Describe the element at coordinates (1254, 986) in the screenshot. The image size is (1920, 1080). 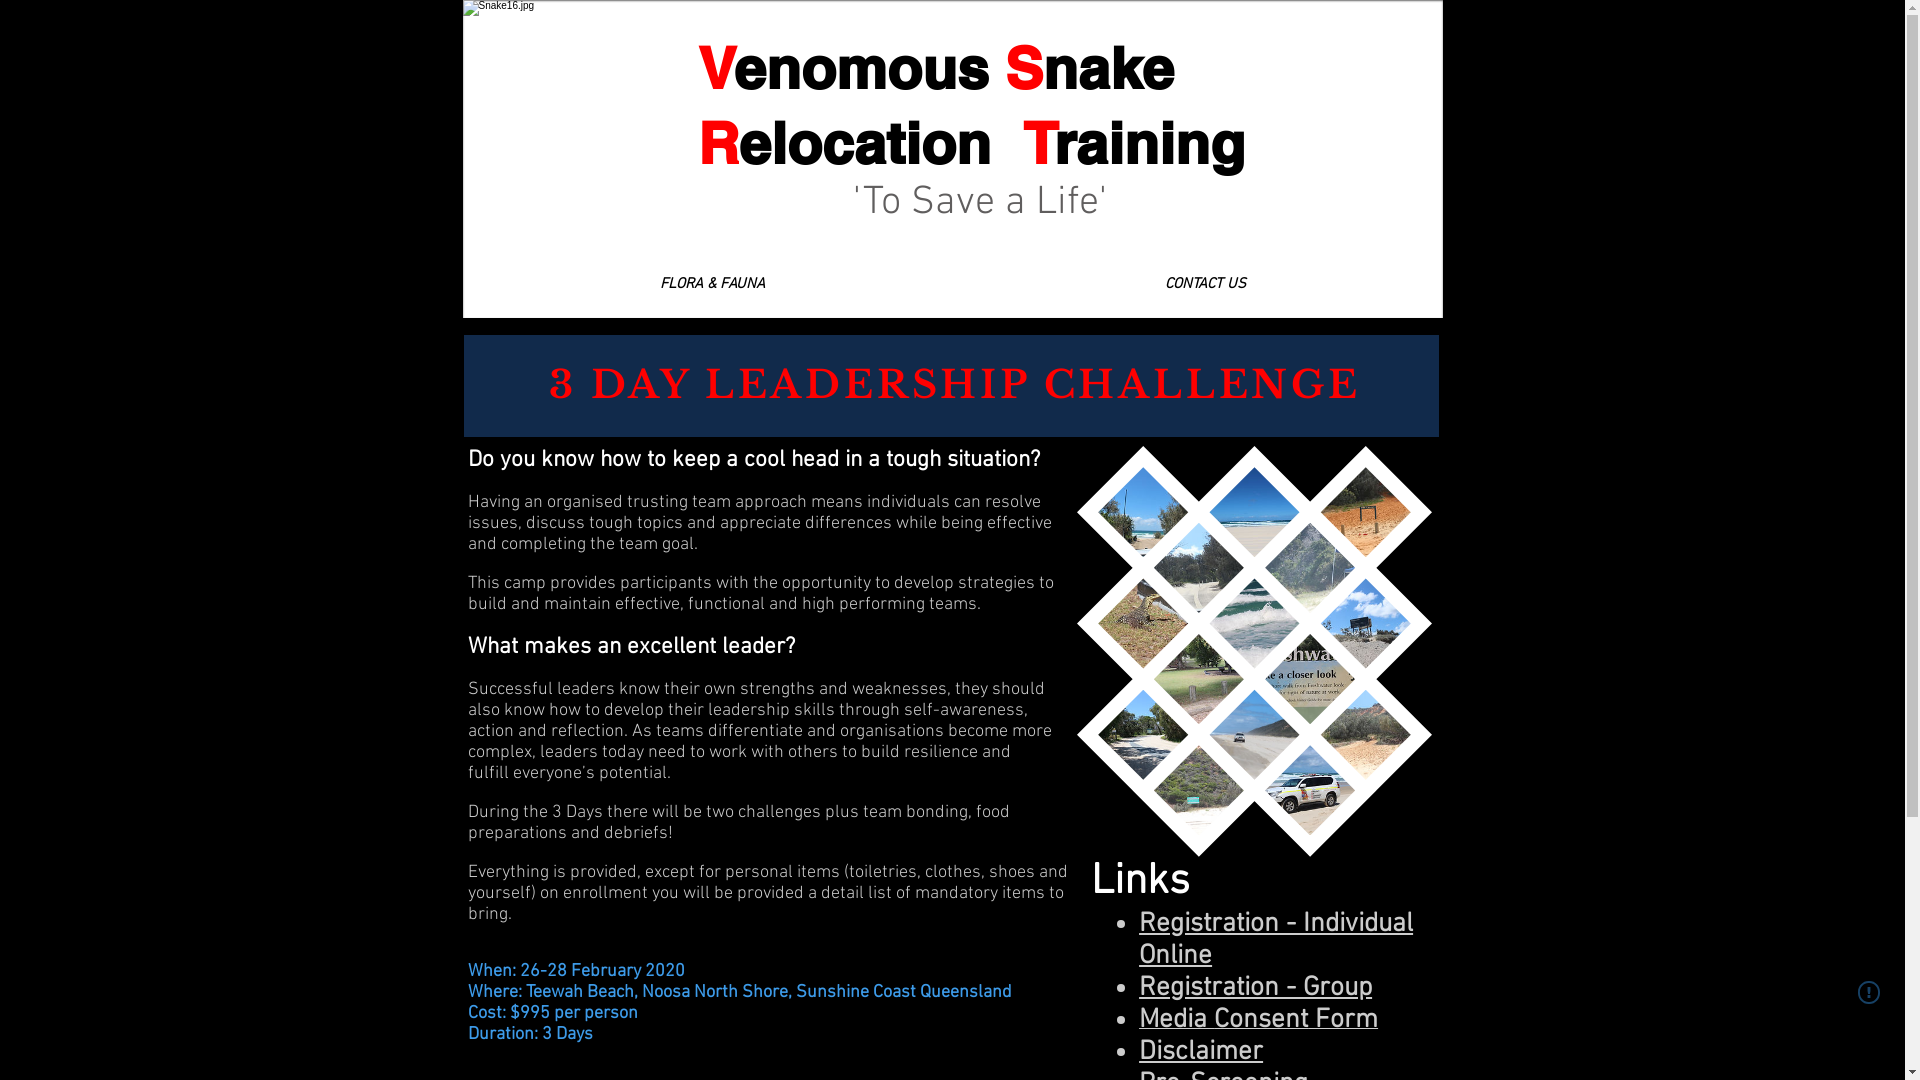
I see `'Registration - Group'` at that location.